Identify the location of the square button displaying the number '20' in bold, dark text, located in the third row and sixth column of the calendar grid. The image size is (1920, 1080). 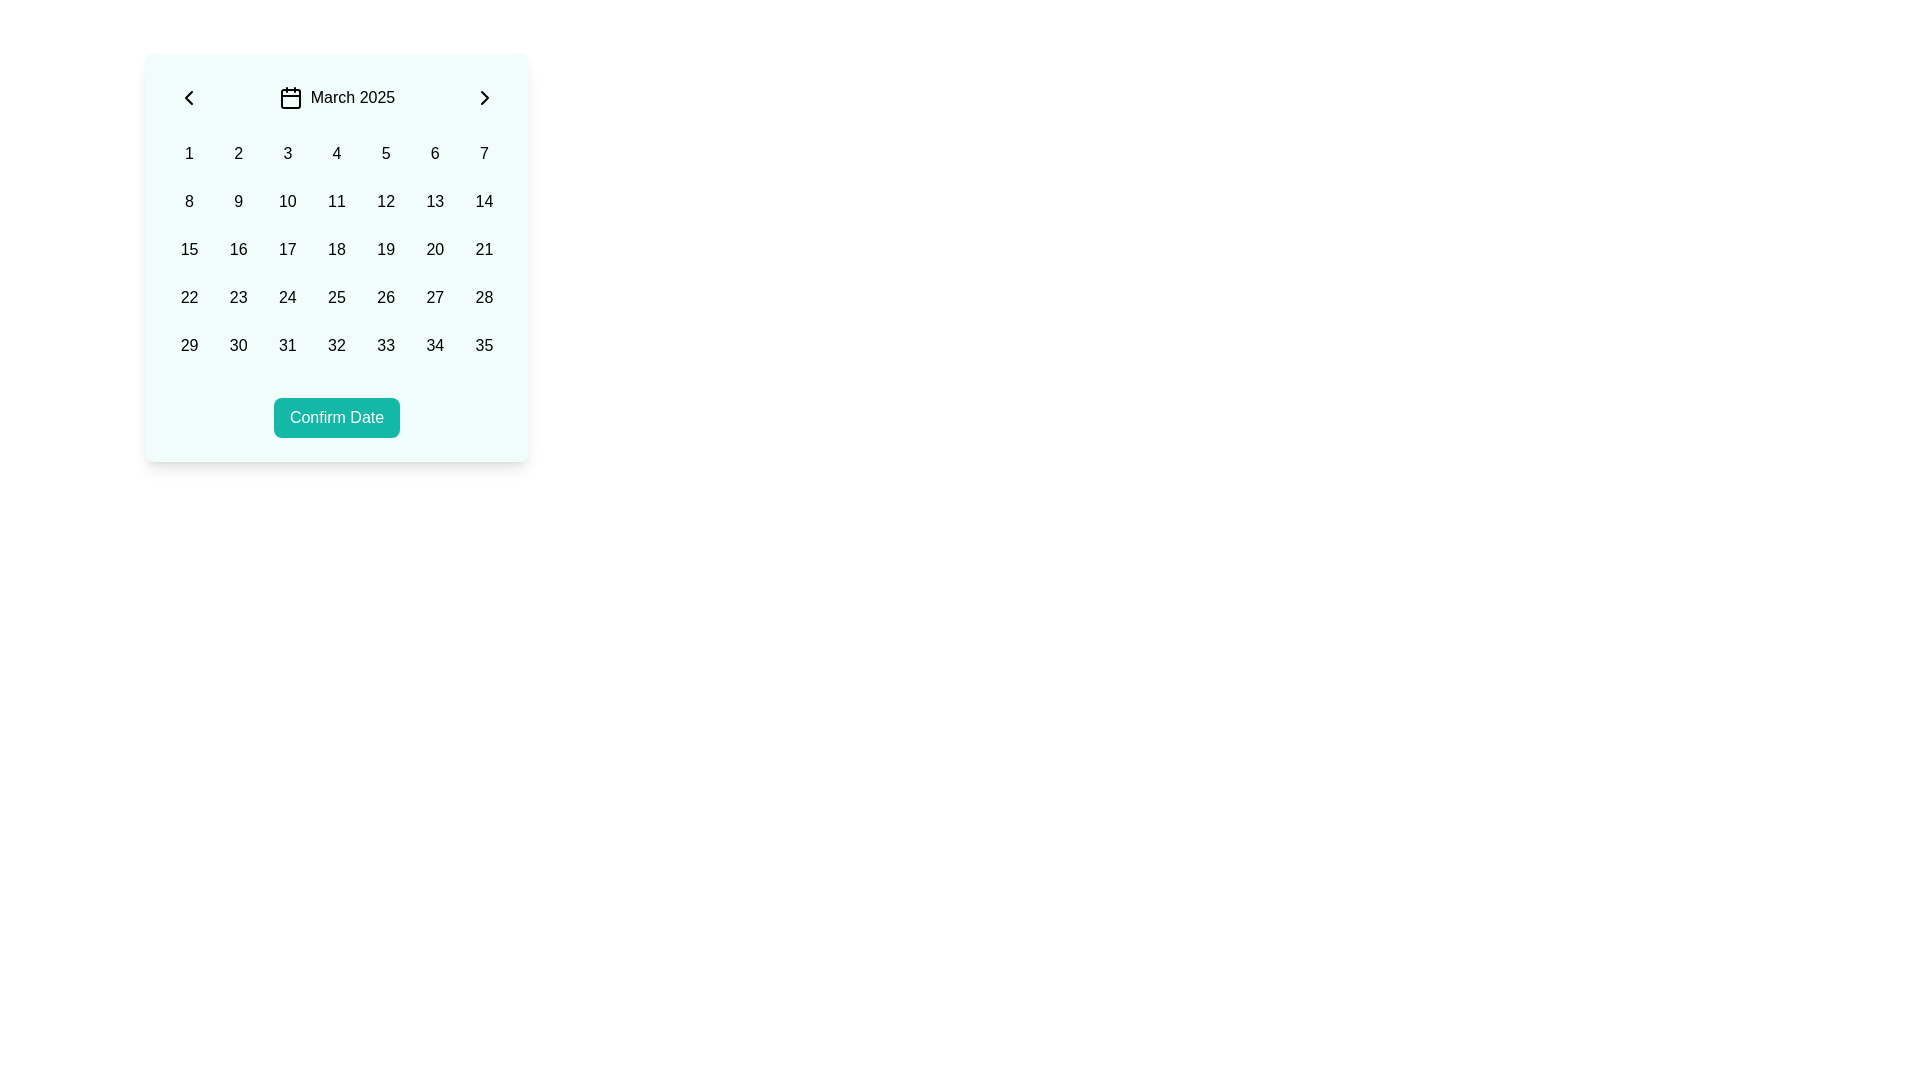
(434, 249).